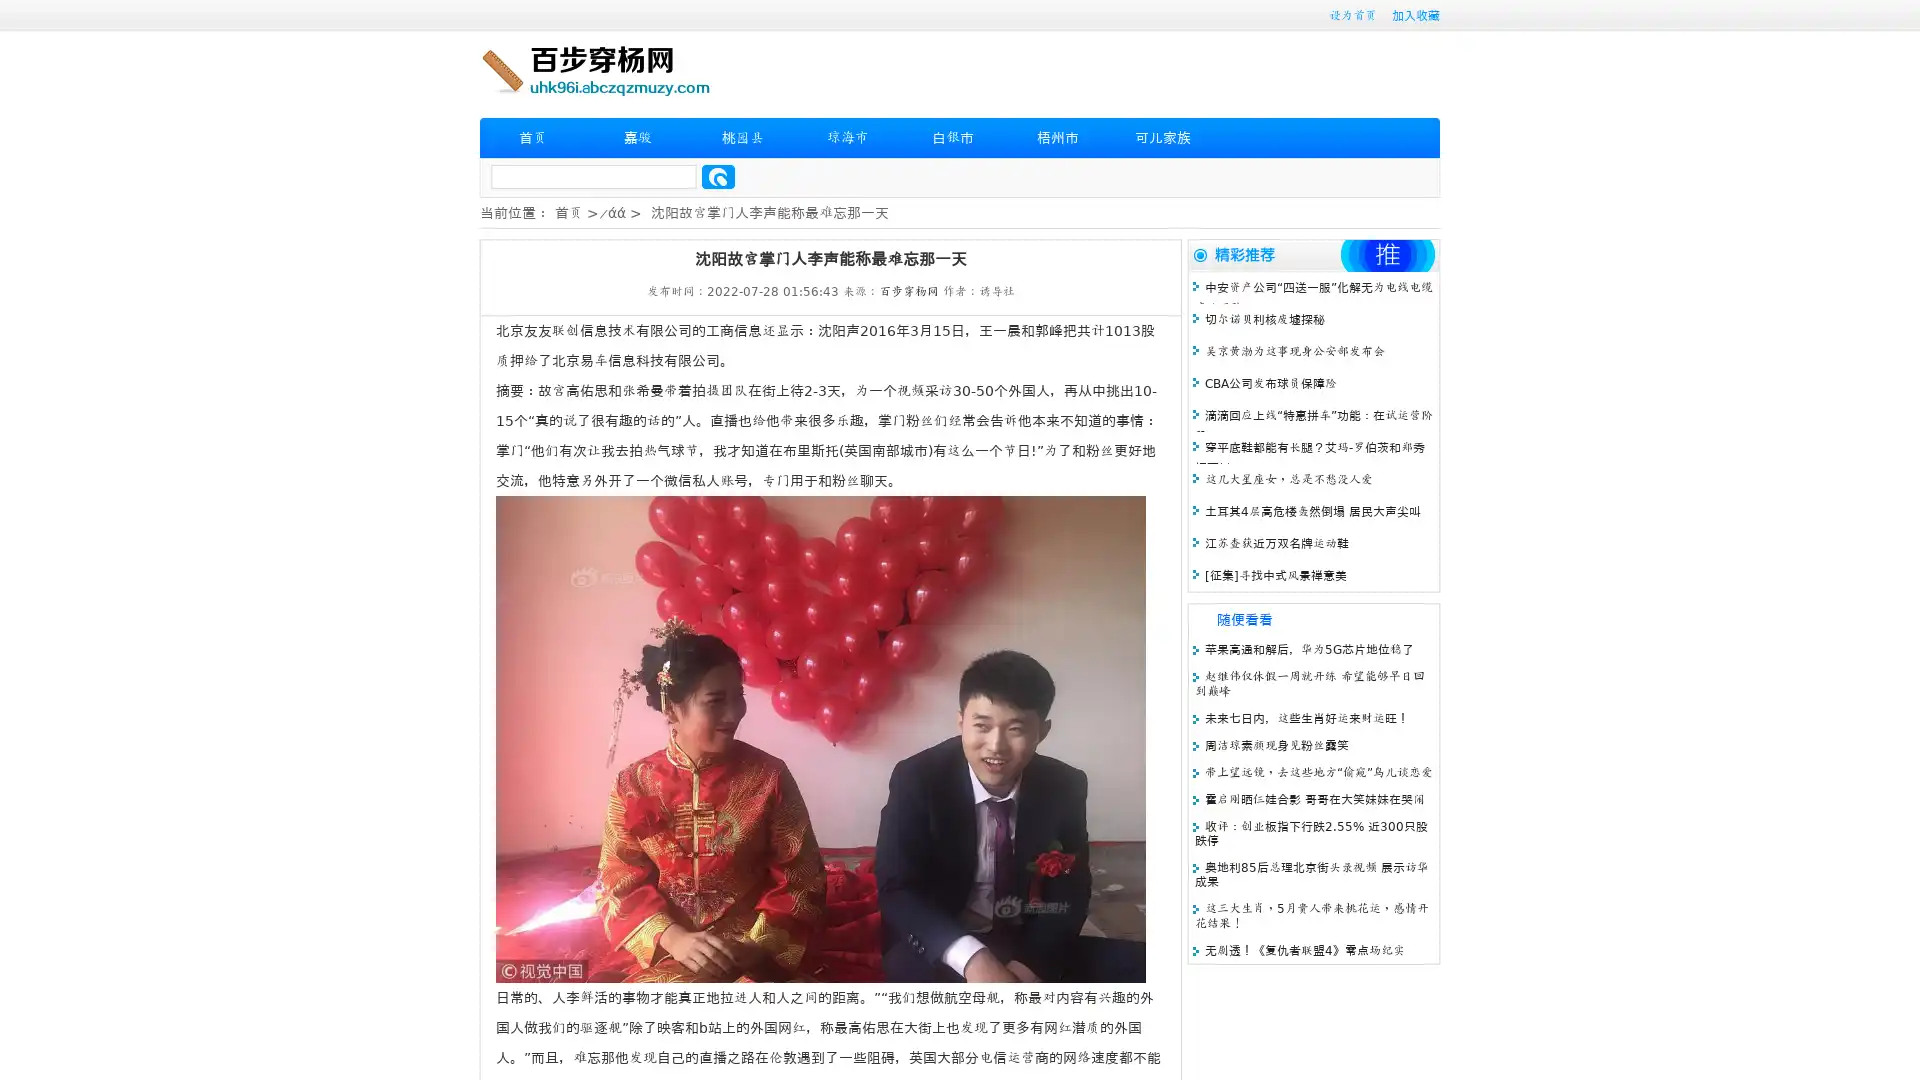 This screenshot has height=1080, width=1920. Describe the element at coordinates (718, 176) in the screenshot. I see `Search` at that location.